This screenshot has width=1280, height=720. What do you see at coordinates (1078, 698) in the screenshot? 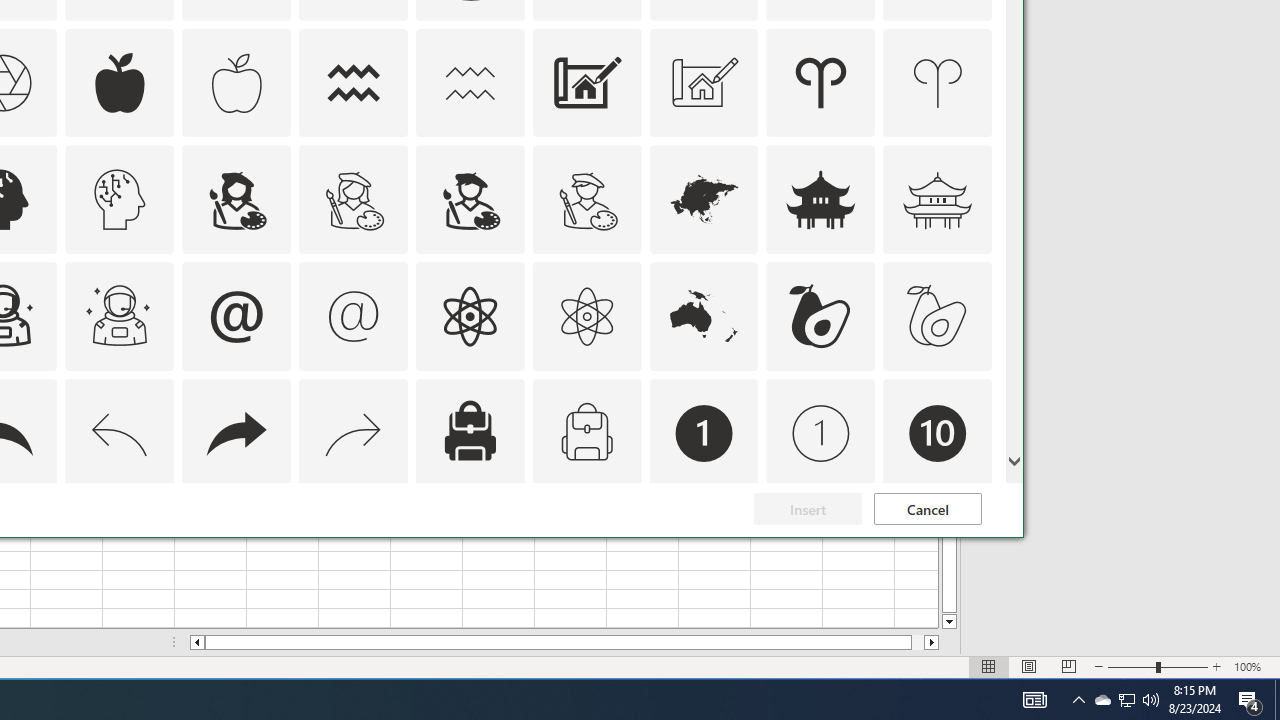
I see `'Notification Chevron'` at bounding box center [1078, 698].